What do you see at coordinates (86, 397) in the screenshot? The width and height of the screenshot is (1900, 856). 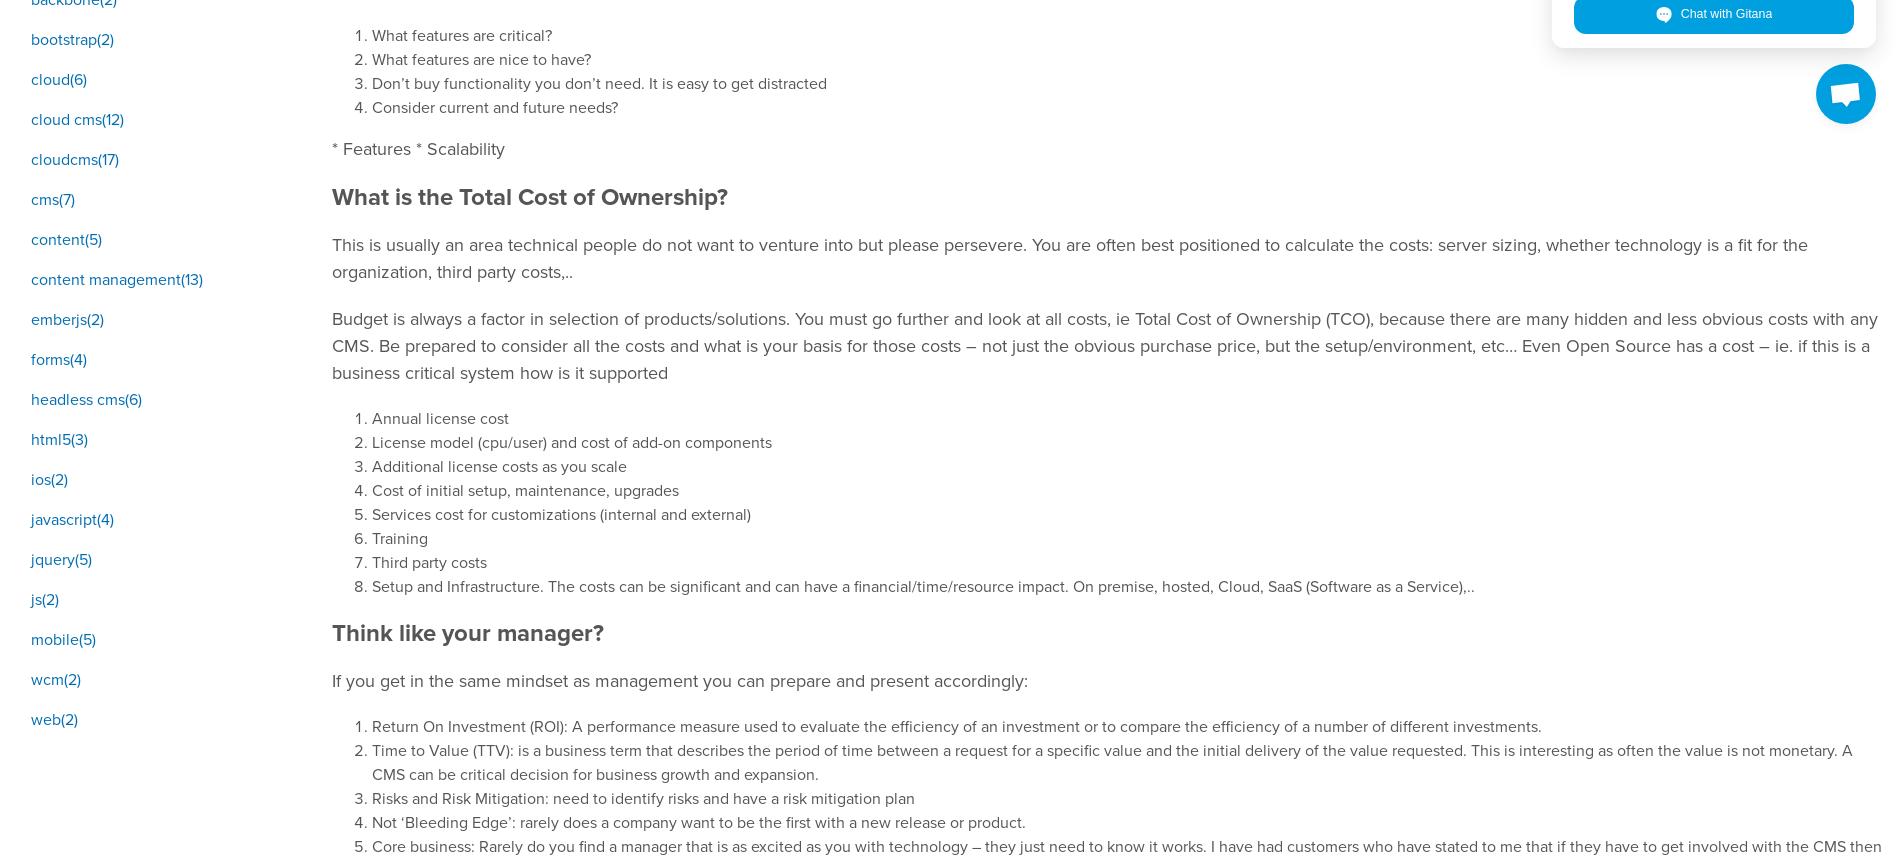 I see `'headless cms(6)'` at bounding box center [86, 397].